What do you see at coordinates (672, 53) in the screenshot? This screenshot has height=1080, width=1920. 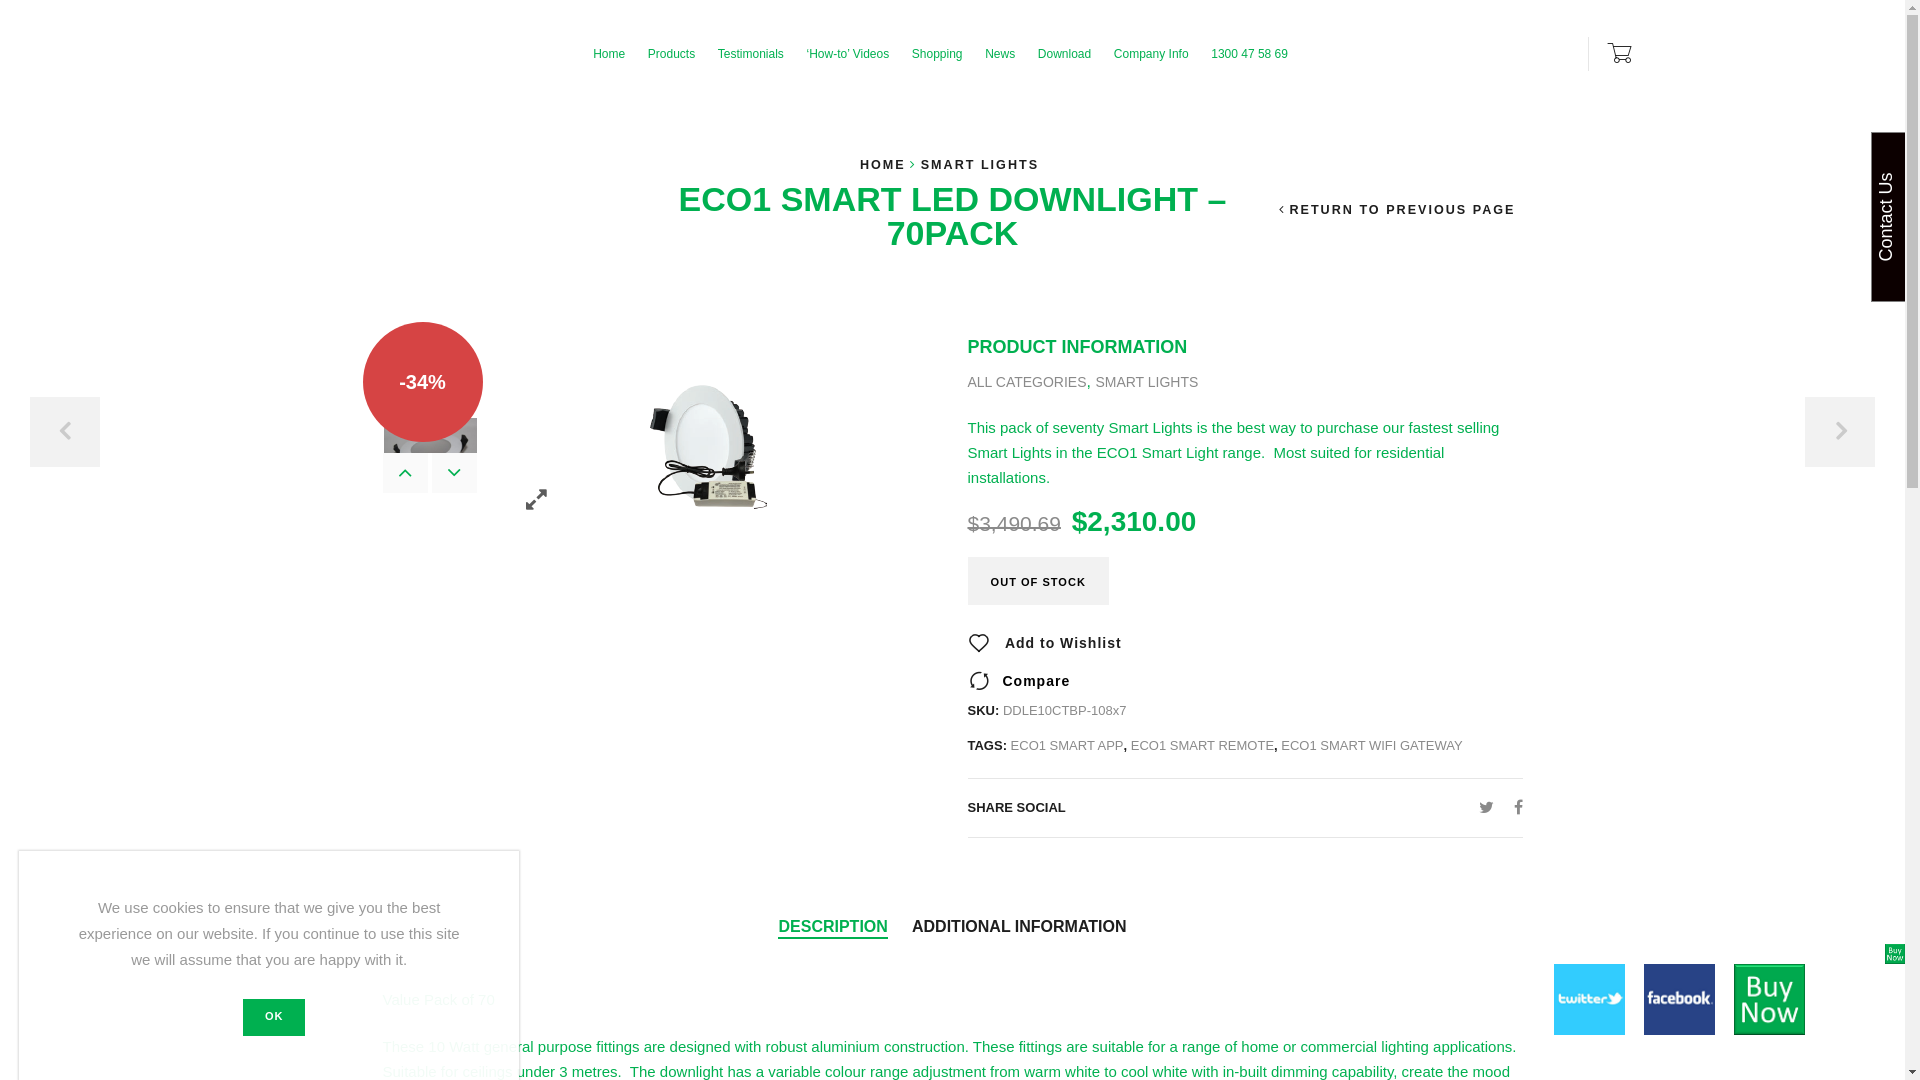 I see `'Products'` at bounding box center [672, 53].